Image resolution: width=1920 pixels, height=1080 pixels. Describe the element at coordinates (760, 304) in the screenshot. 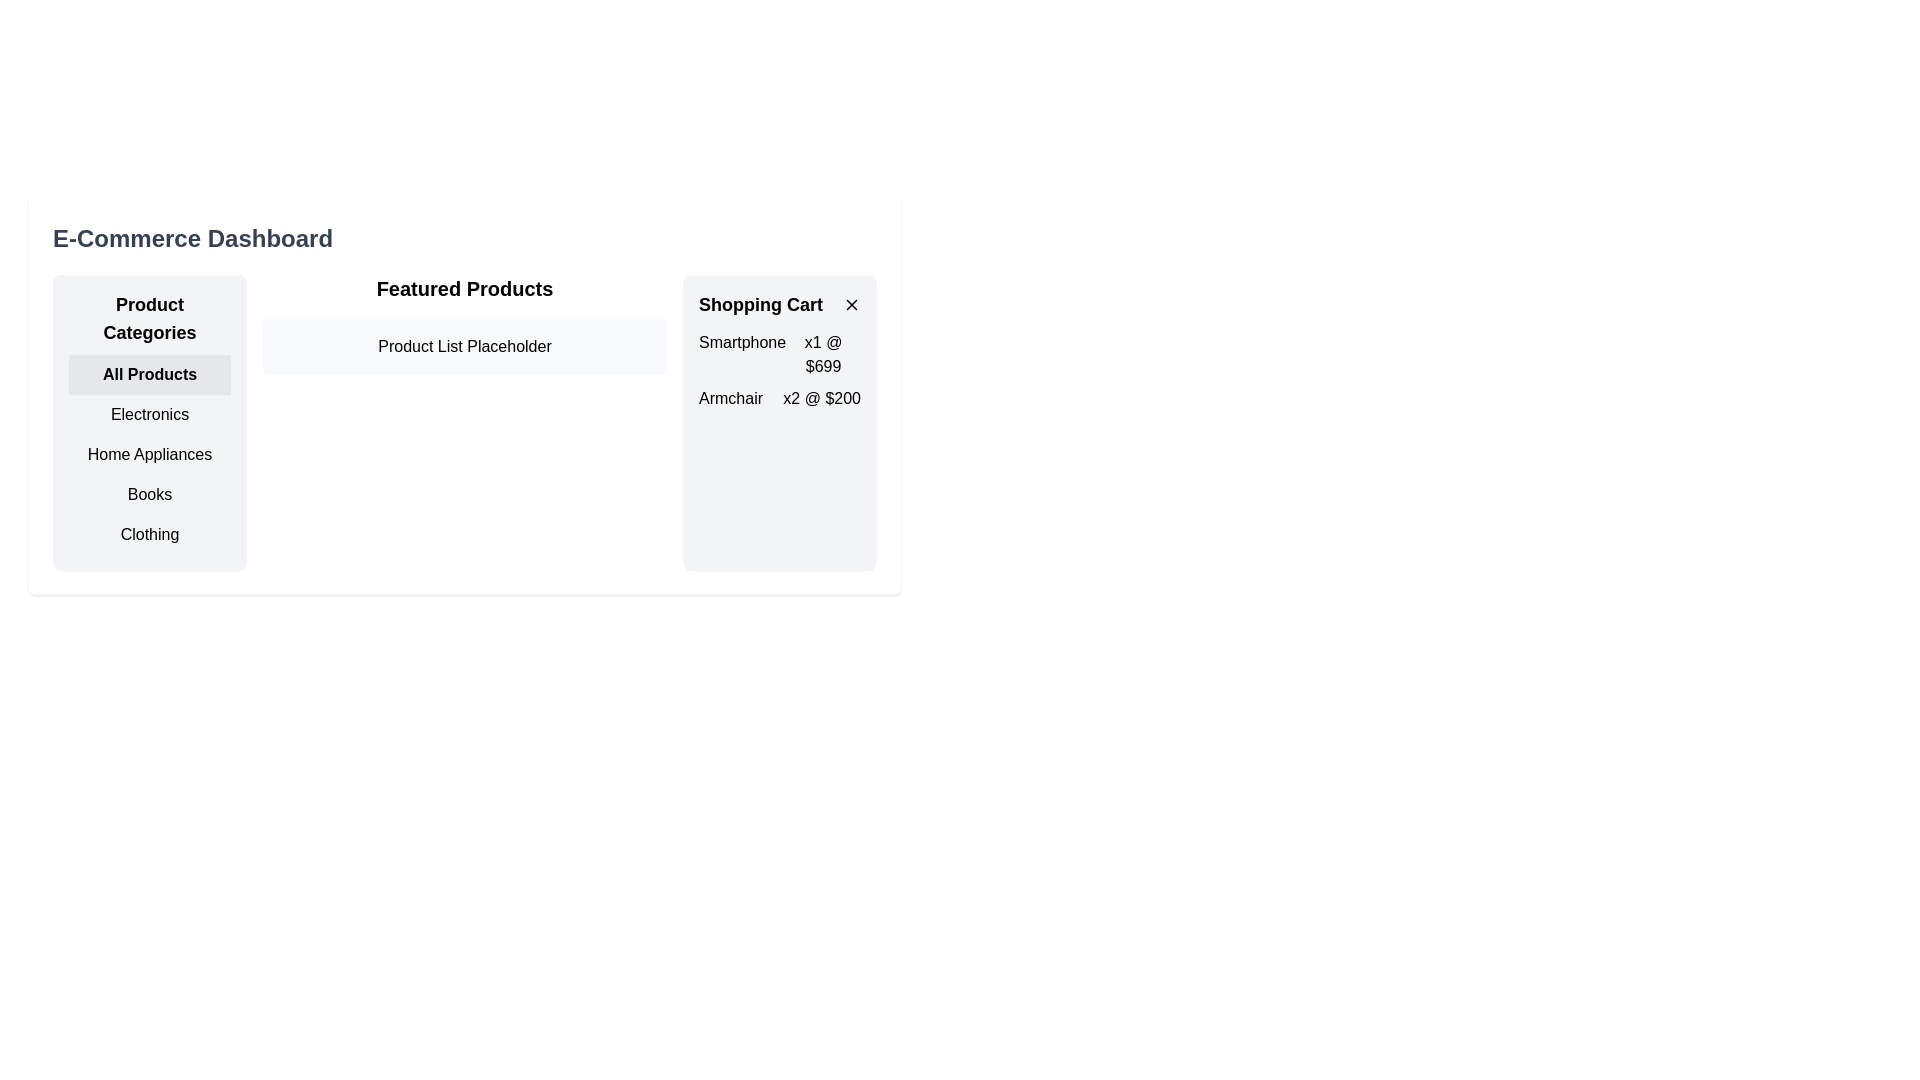

I see `the bold text label displaying 'Shopping Cart' at the top of the shopping cart section` at that location.